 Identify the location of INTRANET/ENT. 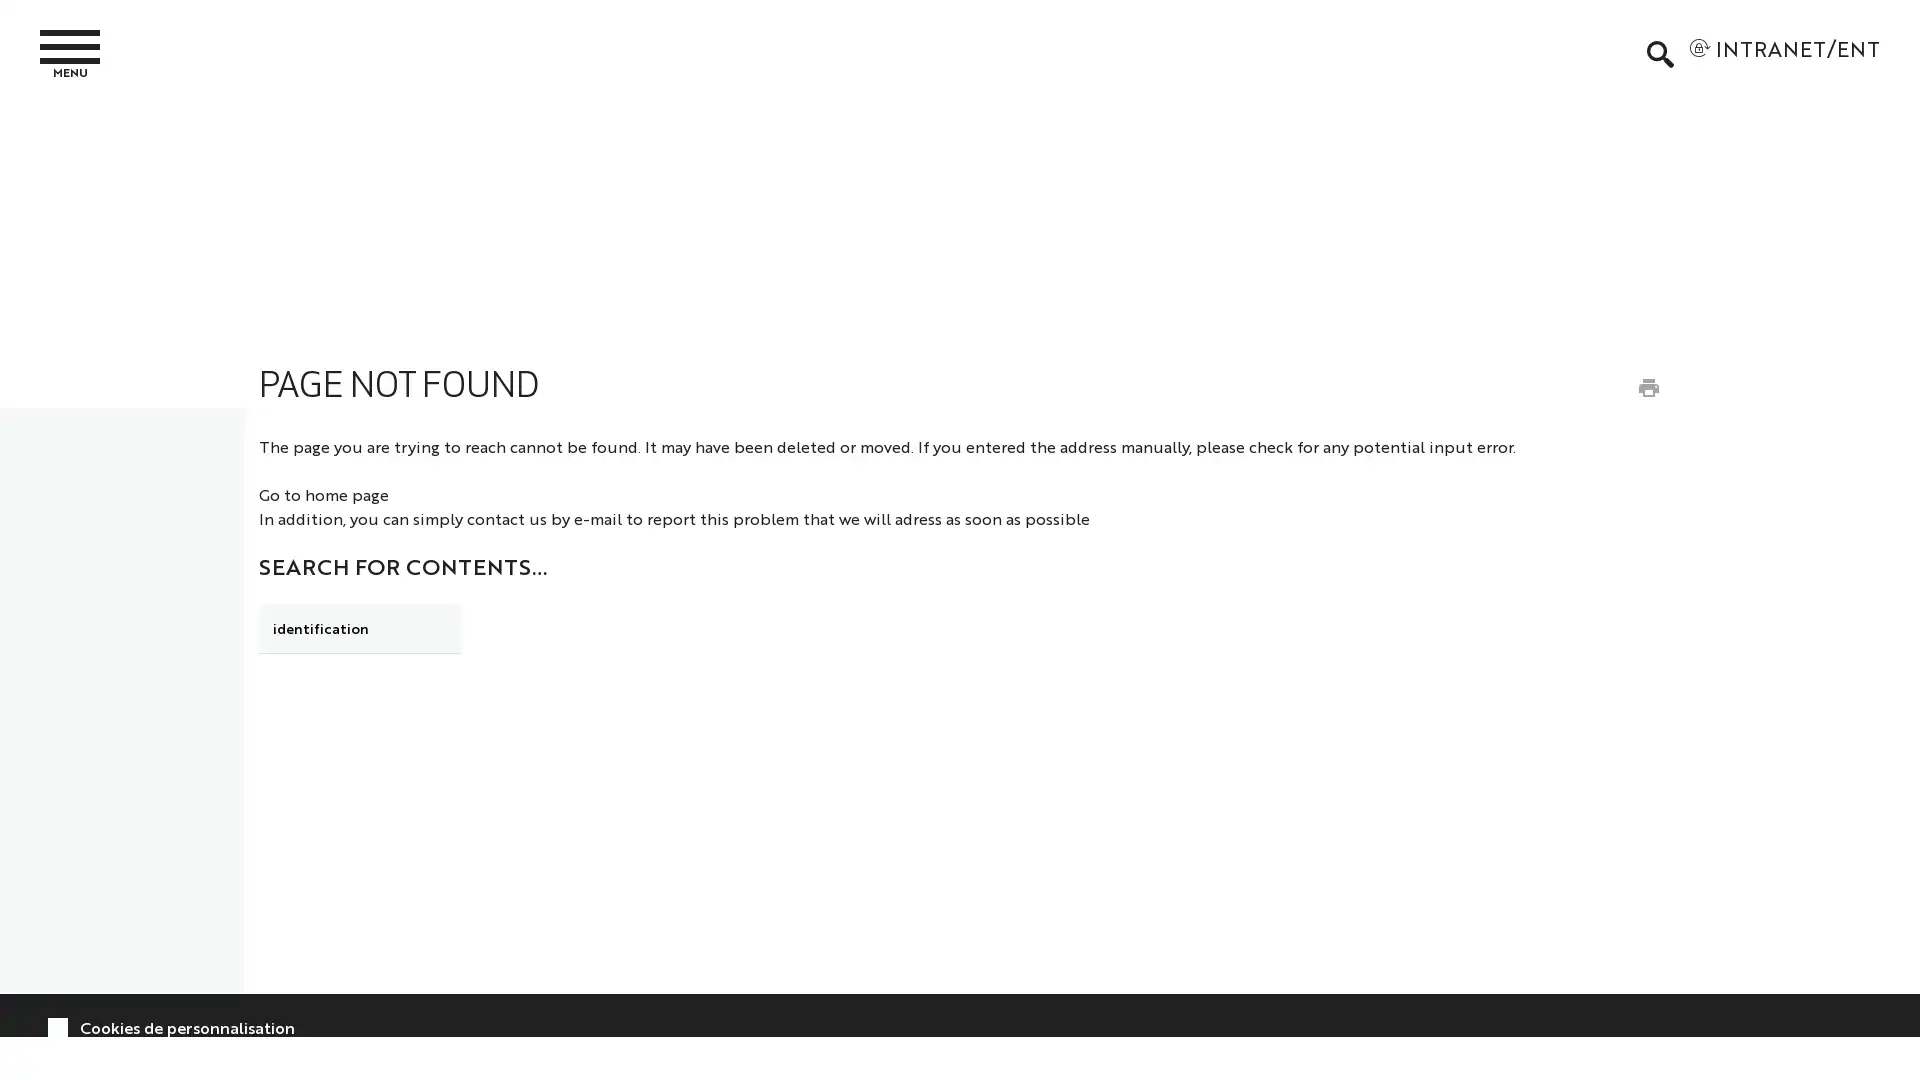
(1784, 53).